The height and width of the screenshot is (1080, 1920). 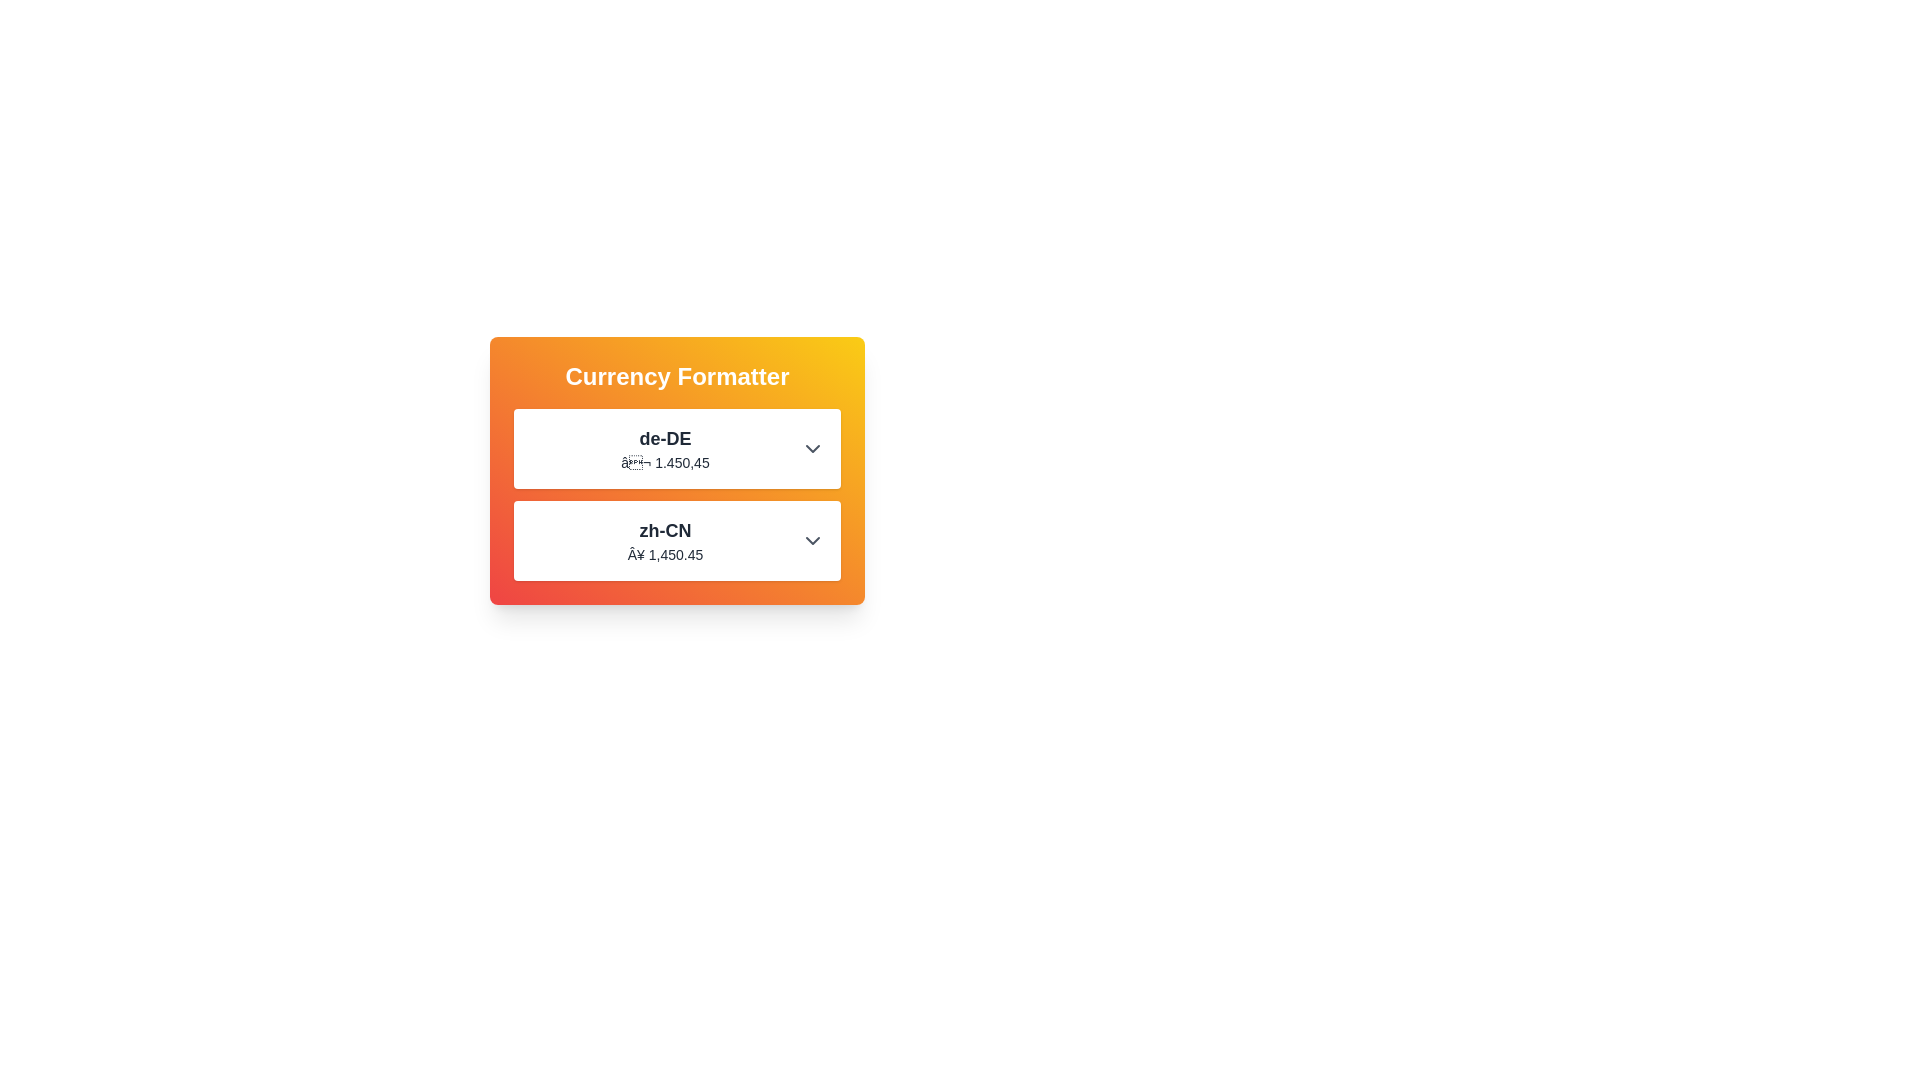 I want to click on the Text label displaying the formatted currency value for the selected locale, which is positioned below the 'de-DE' label and next to the related dropdown component, so click(x=665, y=462).